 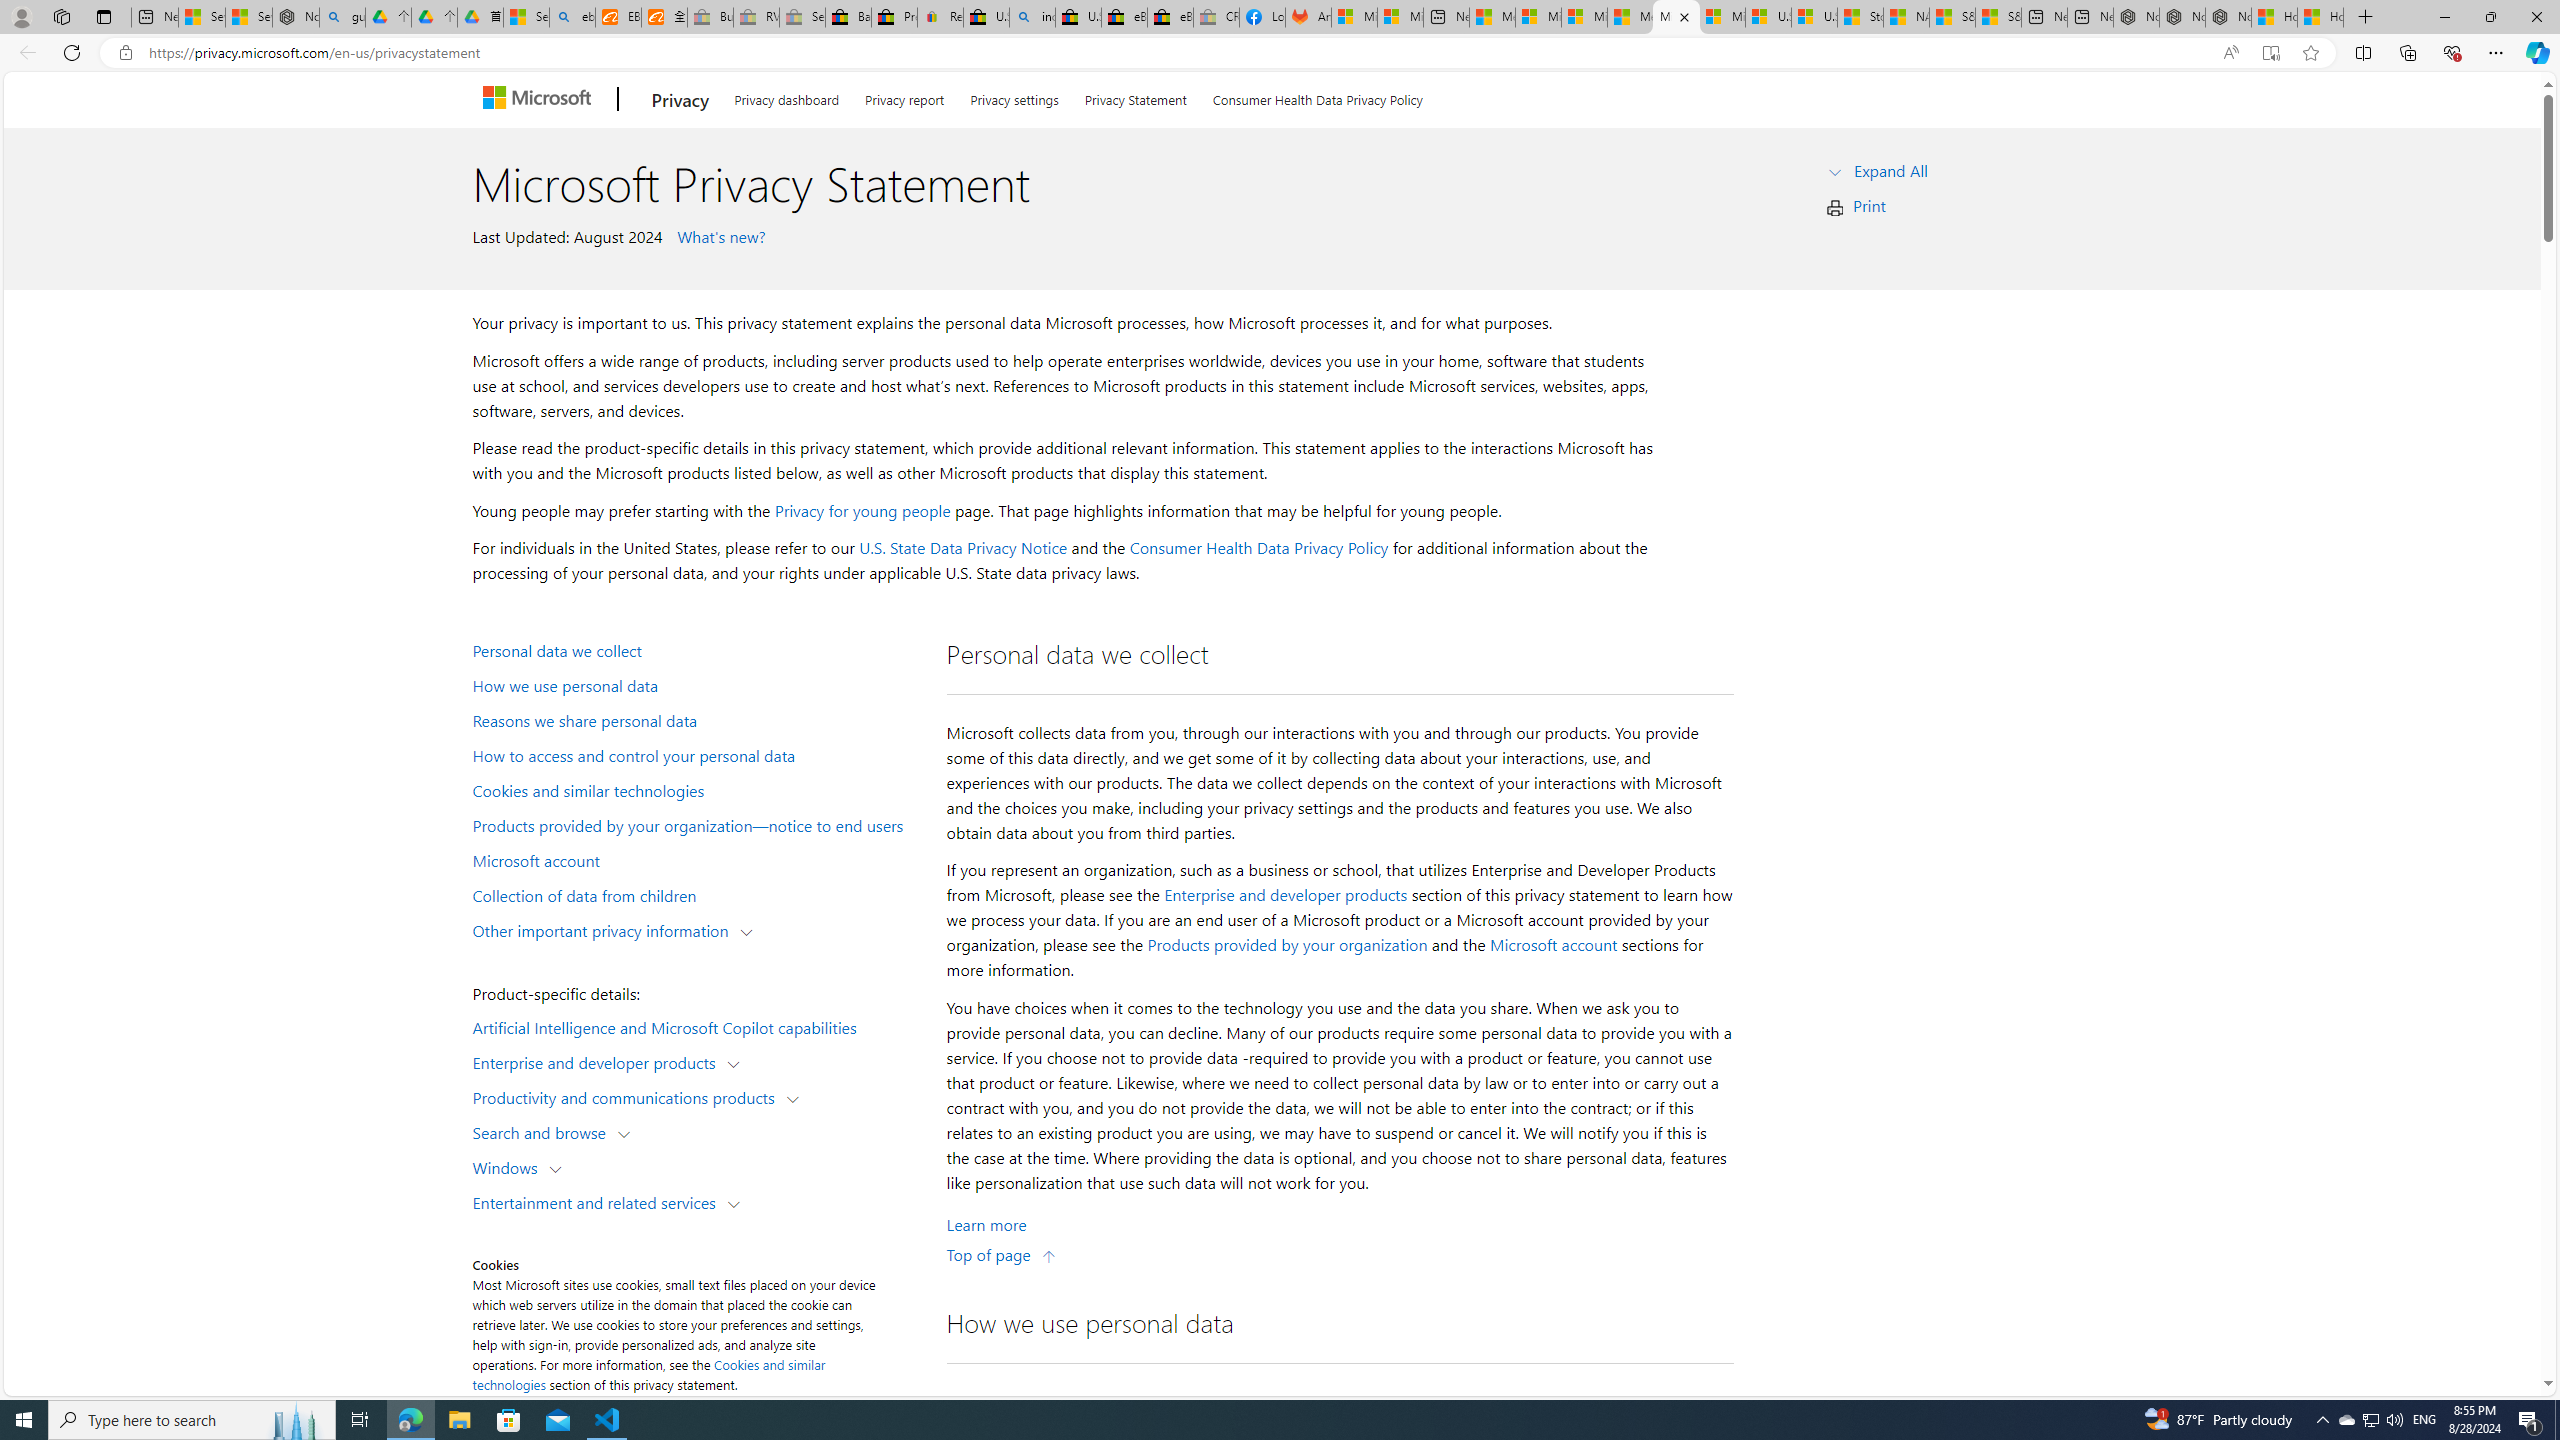 What do you see at coordinates (904, 95) in the screenshot?
I see `'Privacy report'` at bounding box center [904, 95].